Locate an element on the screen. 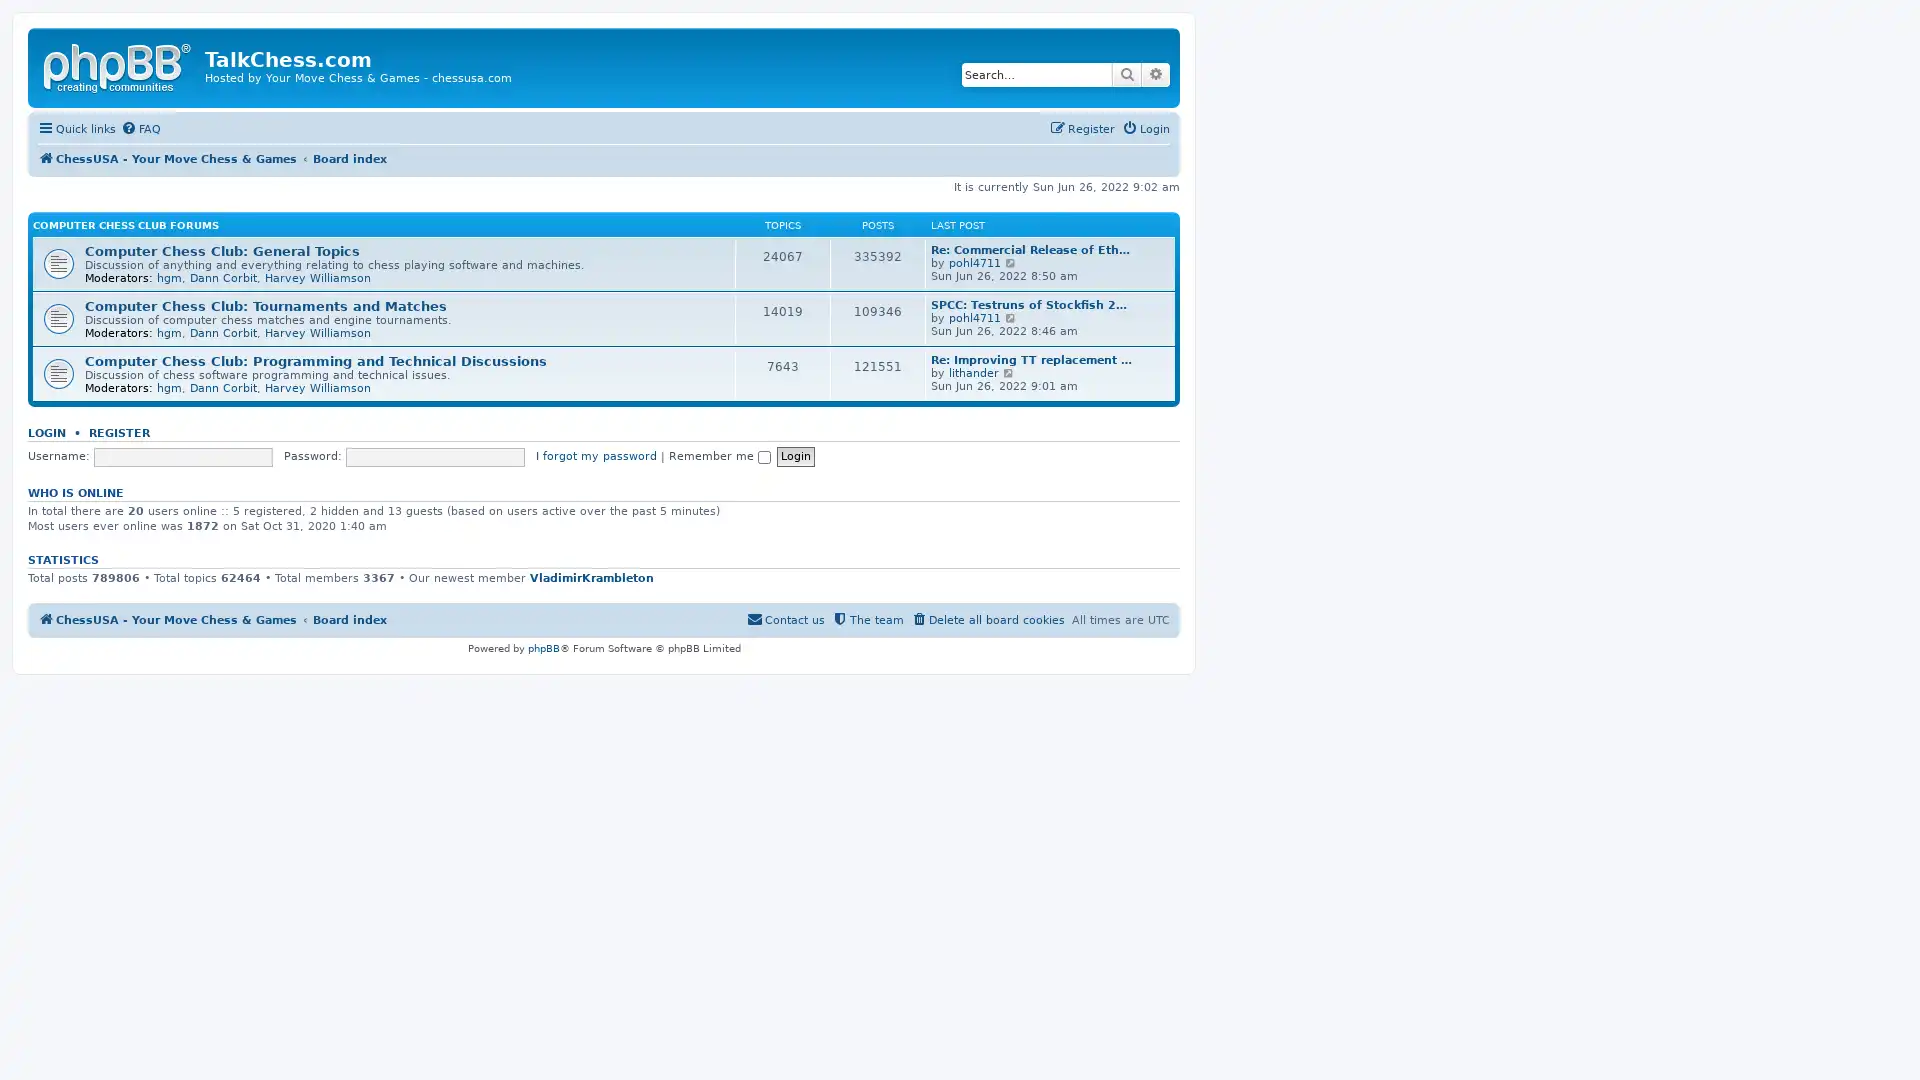 The height and width of the screenshot is (1080, 1920). Login is located at coordinates (794, 456).